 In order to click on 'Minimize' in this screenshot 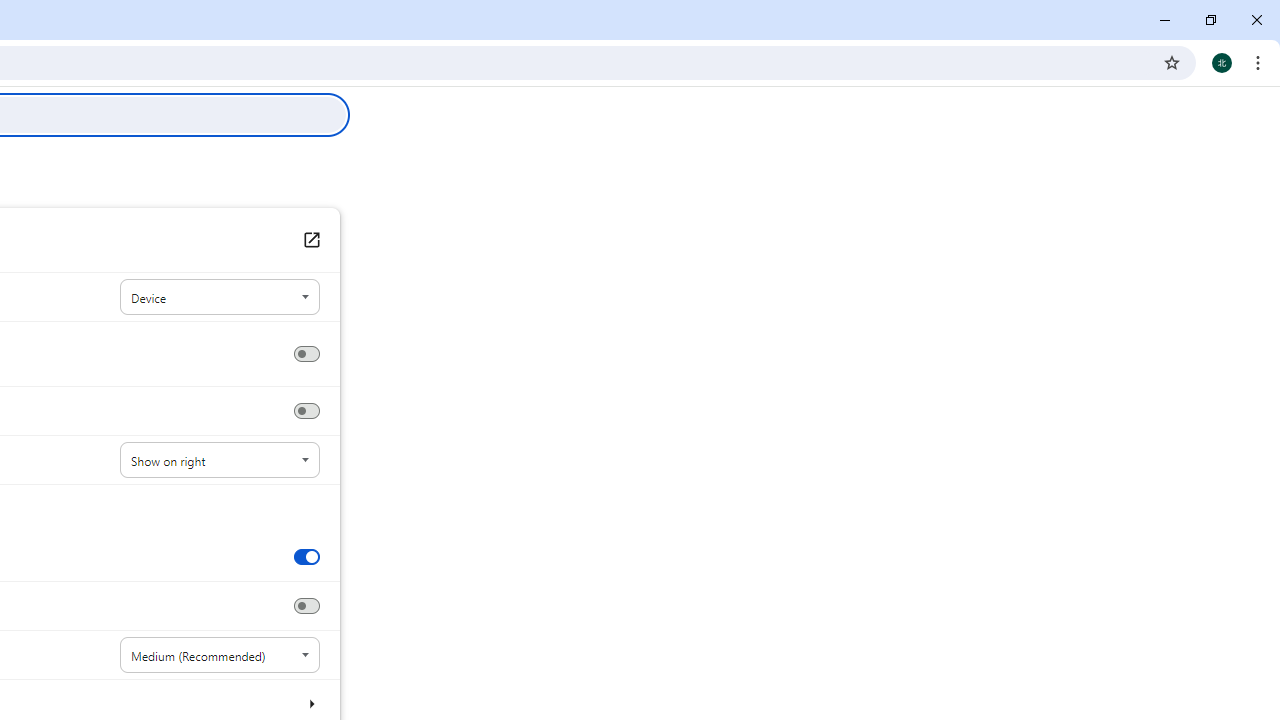, I will do `click(1165, 20)`.